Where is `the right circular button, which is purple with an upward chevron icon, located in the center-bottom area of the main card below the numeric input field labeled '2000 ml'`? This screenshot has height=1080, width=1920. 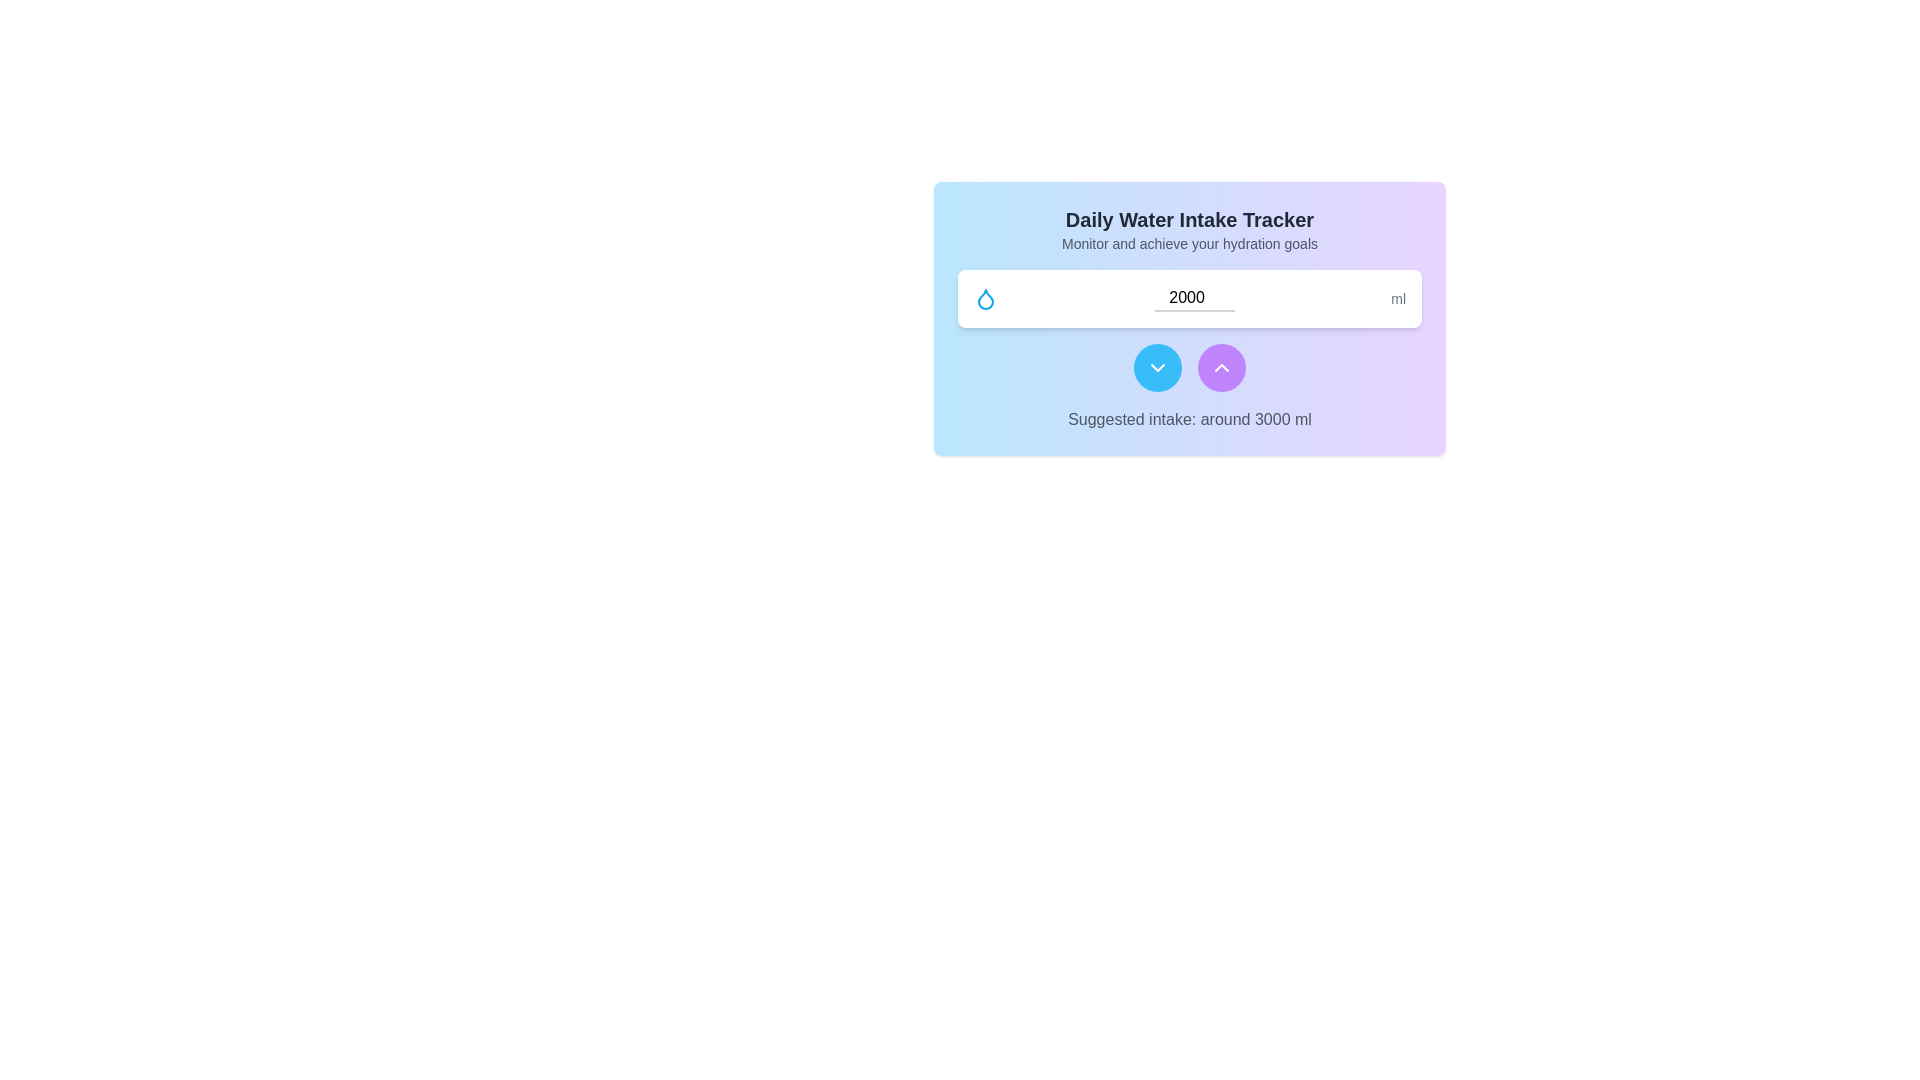
the right circular button, which is purple with an upward chevron icon, located in the center-bottom area of the main card below the numeric input field labeled '2000 ml' is located at coordinates (1190, 367).